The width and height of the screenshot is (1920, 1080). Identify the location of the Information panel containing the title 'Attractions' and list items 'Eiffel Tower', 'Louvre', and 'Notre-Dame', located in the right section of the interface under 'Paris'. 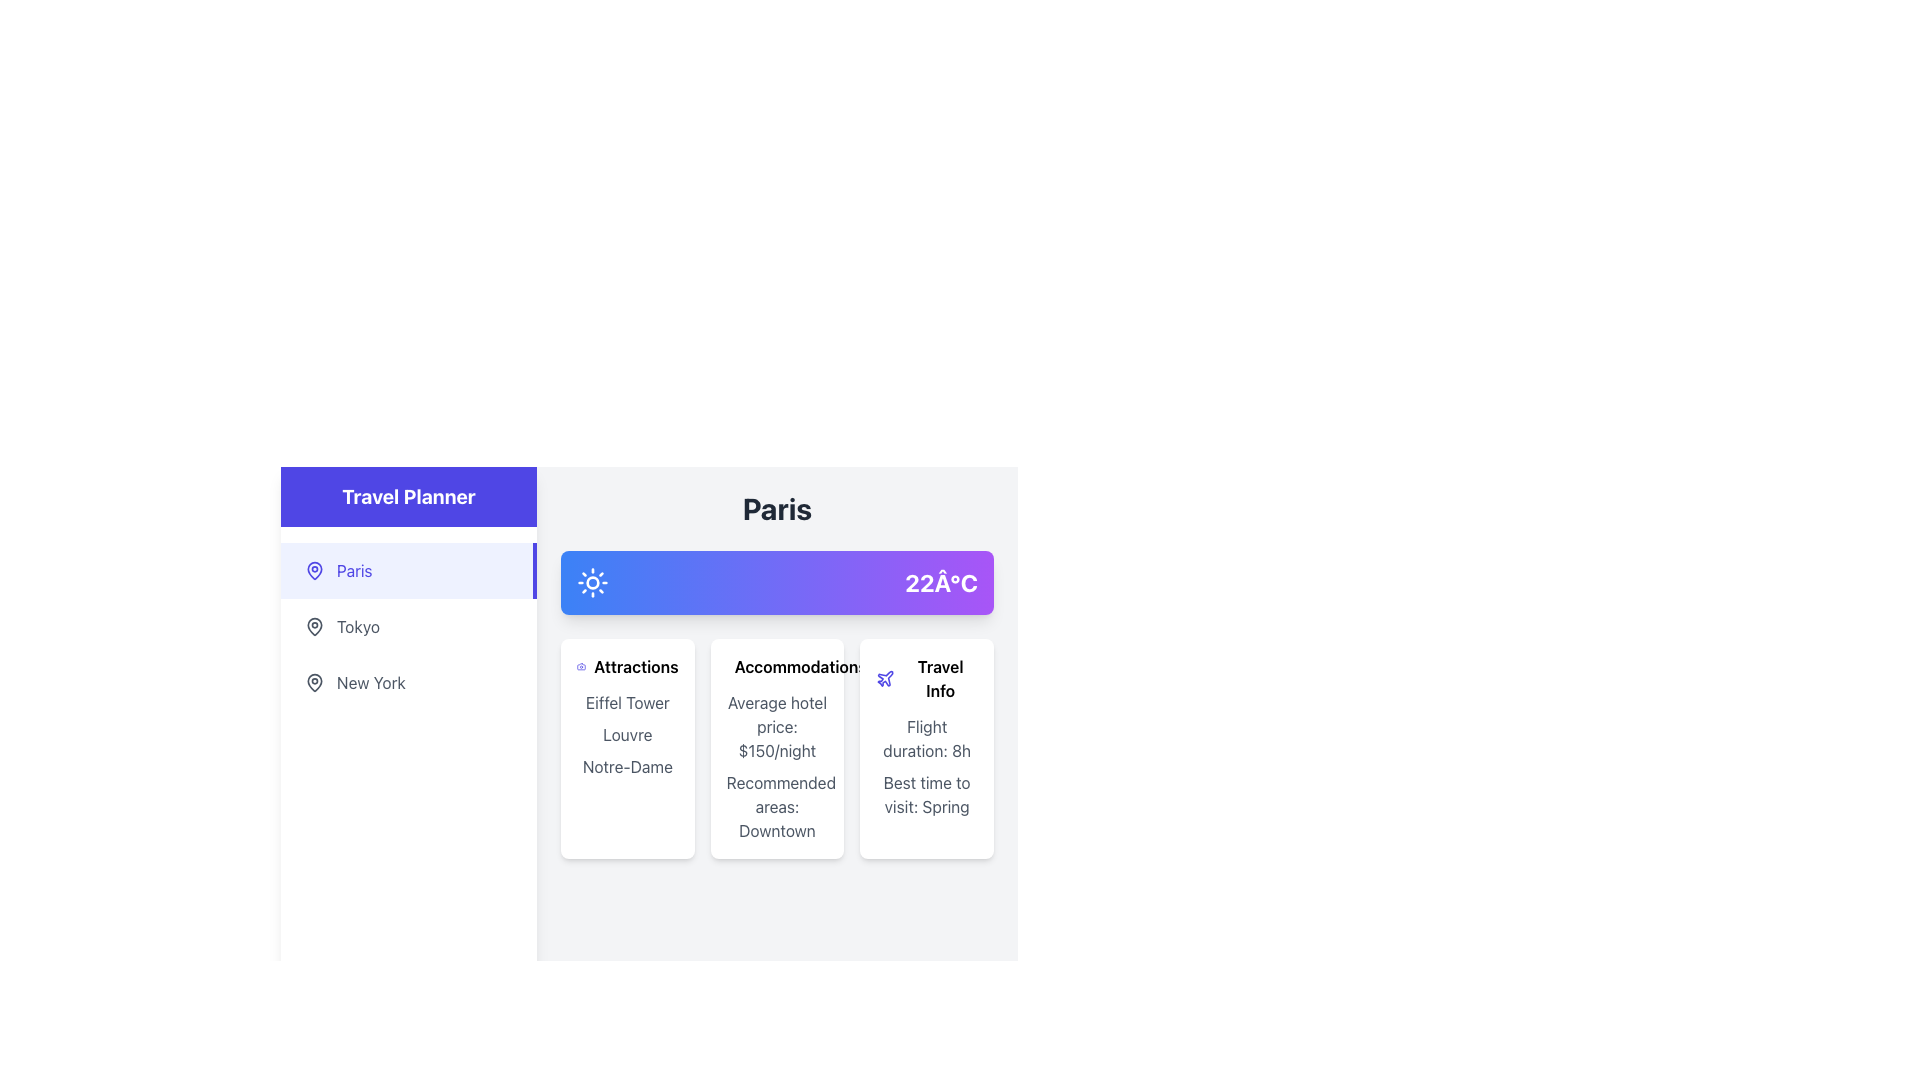
(649, 701).